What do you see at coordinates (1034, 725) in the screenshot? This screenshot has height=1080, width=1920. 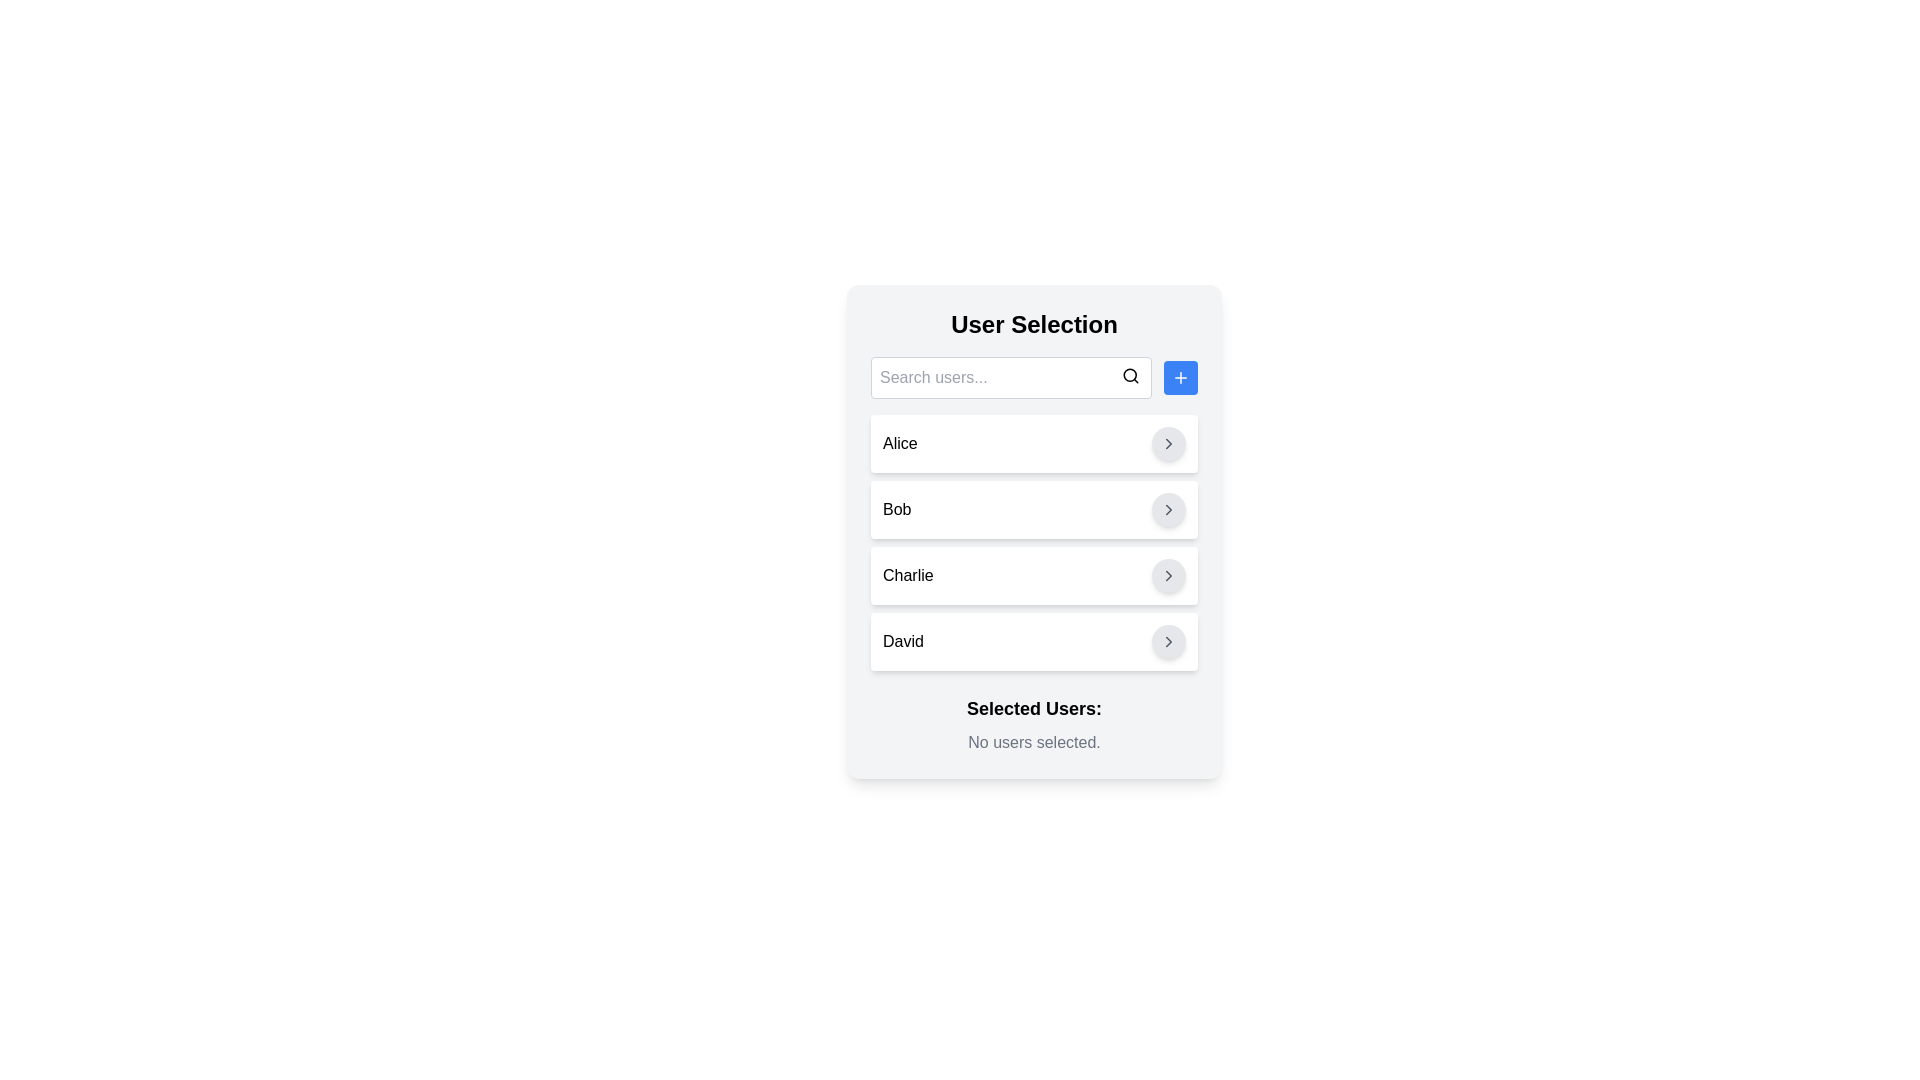 I see `the Information display area that shows 'Selected Users:' with the text 'No users selected.' below it, located at the bottom of the 'User Selection' panel` at bounding box center [1034, 725].